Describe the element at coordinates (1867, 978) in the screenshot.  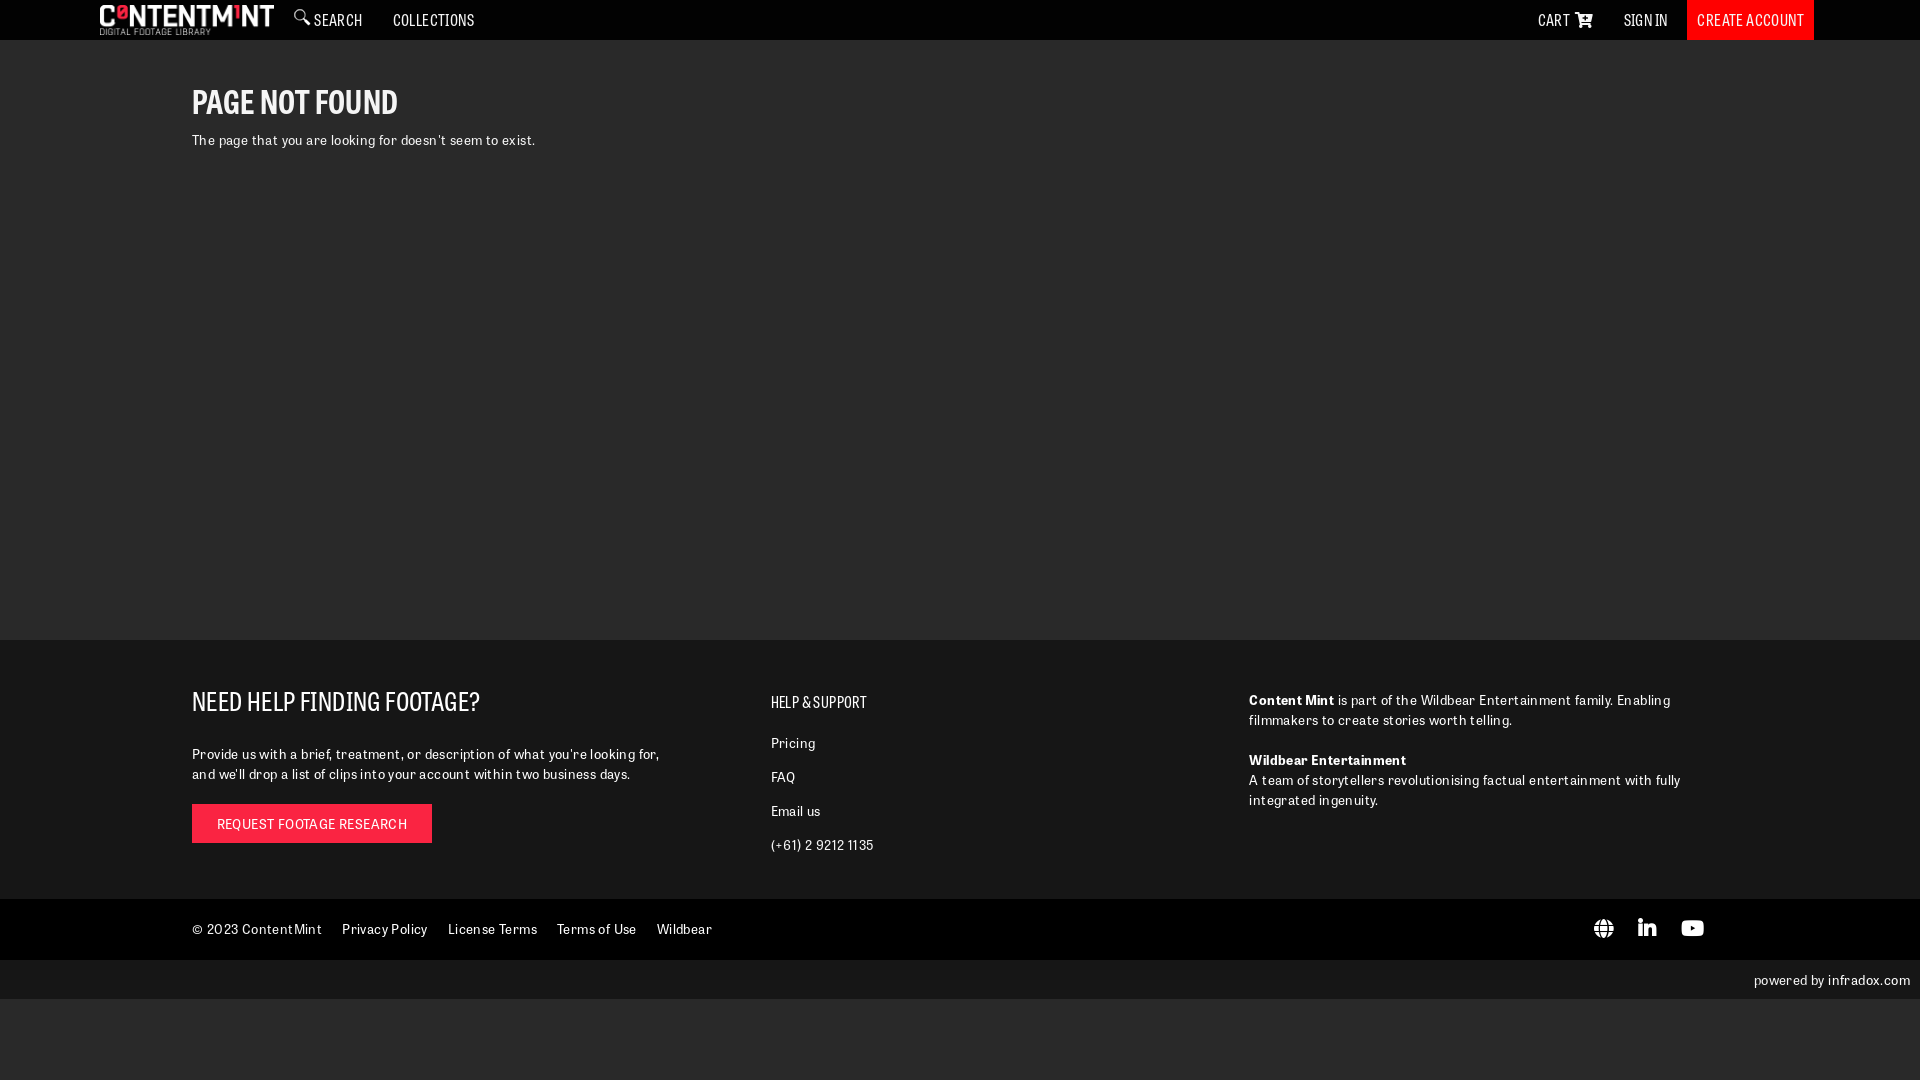
I see `'infradox.com'` at that location.